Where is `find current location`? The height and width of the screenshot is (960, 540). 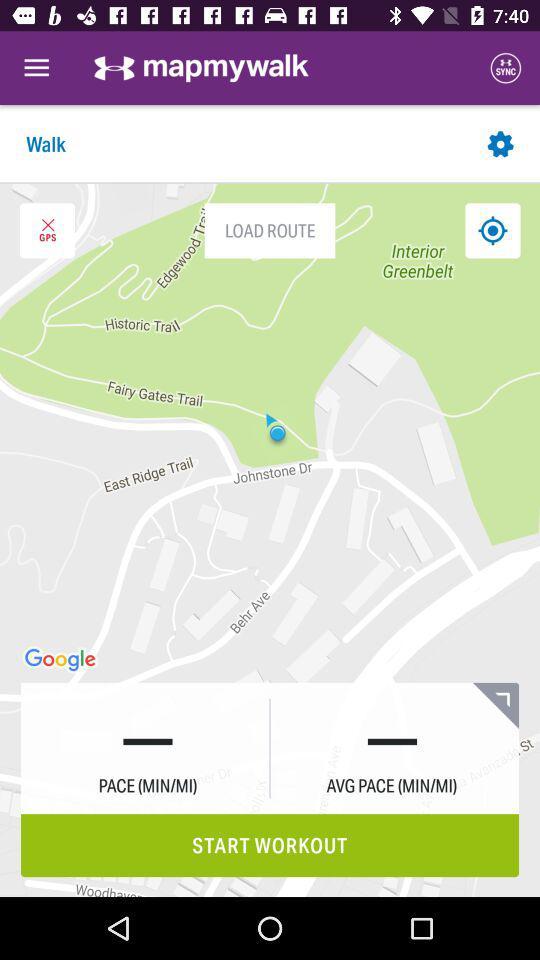
find current location is located at coordinates (491, 230).